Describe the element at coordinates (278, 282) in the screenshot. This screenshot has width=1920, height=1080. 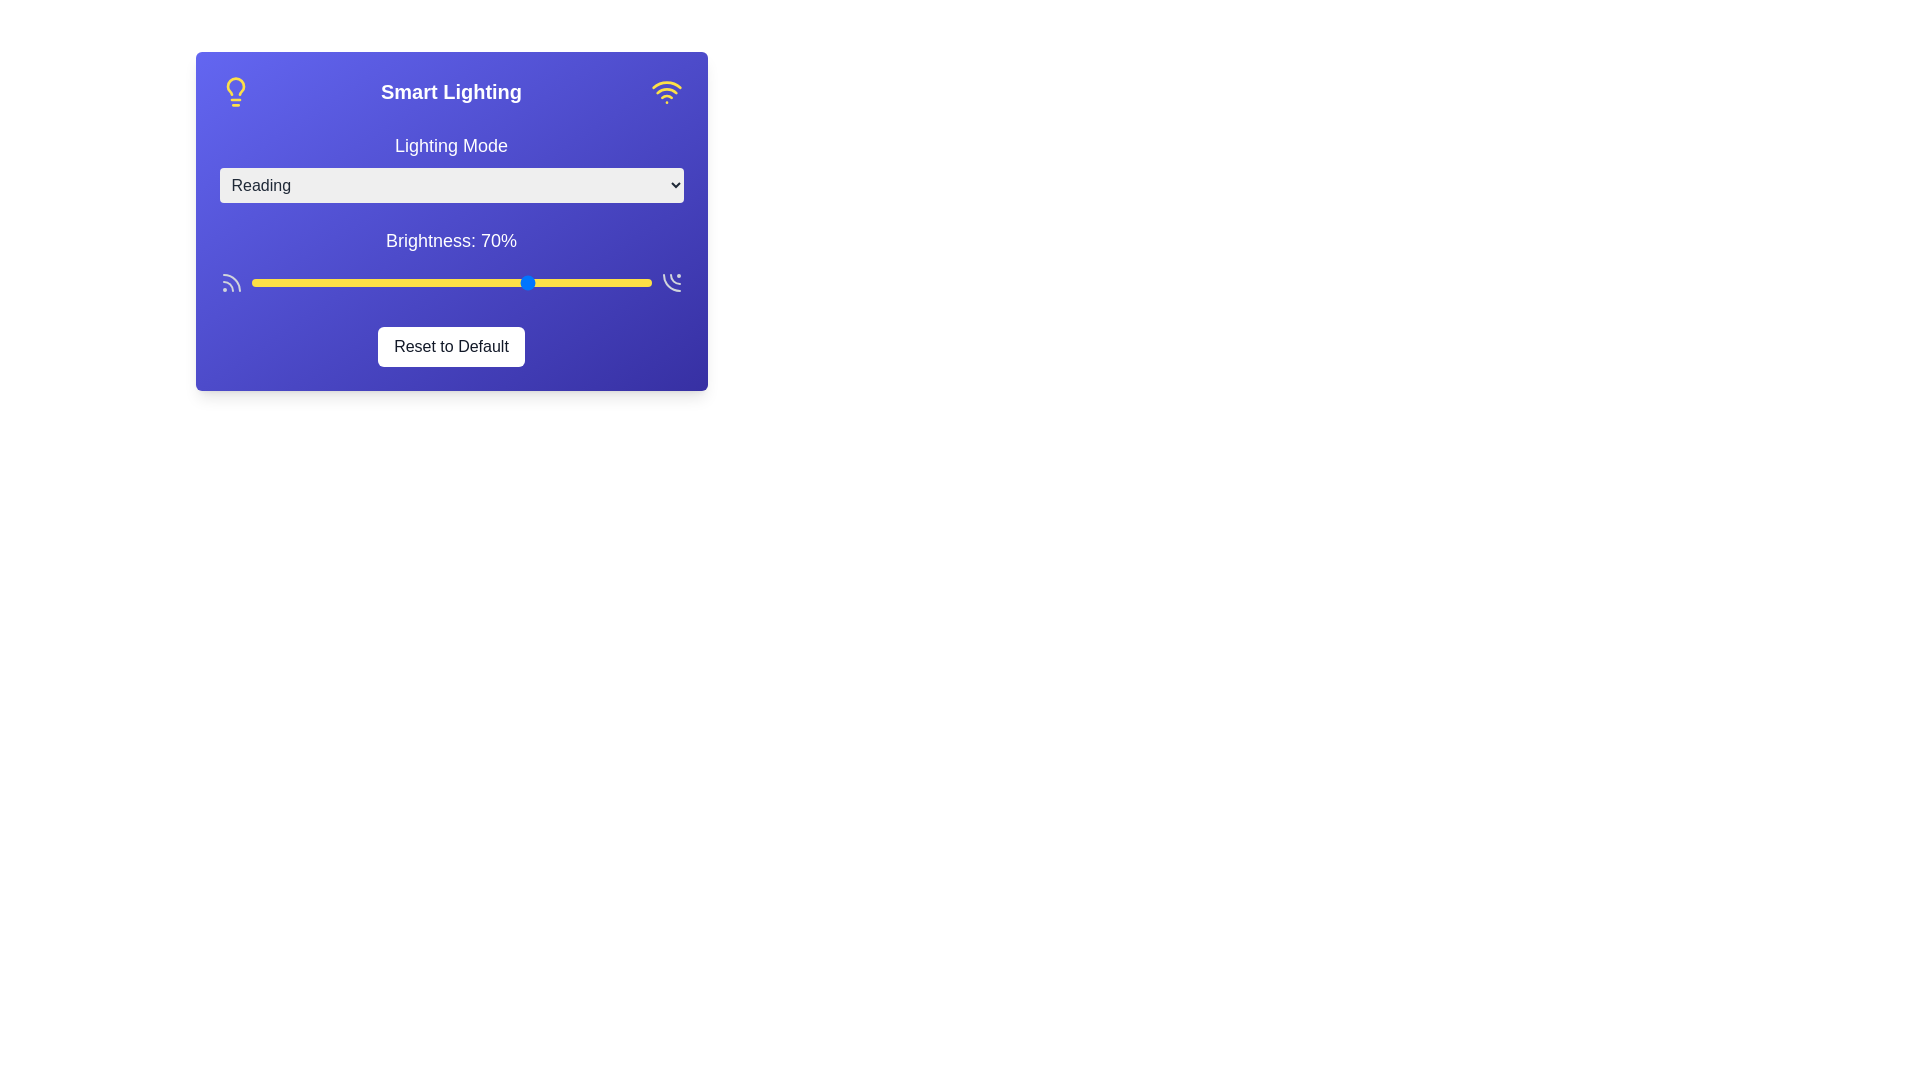
I see `the brightness slider to 7%` at that location.